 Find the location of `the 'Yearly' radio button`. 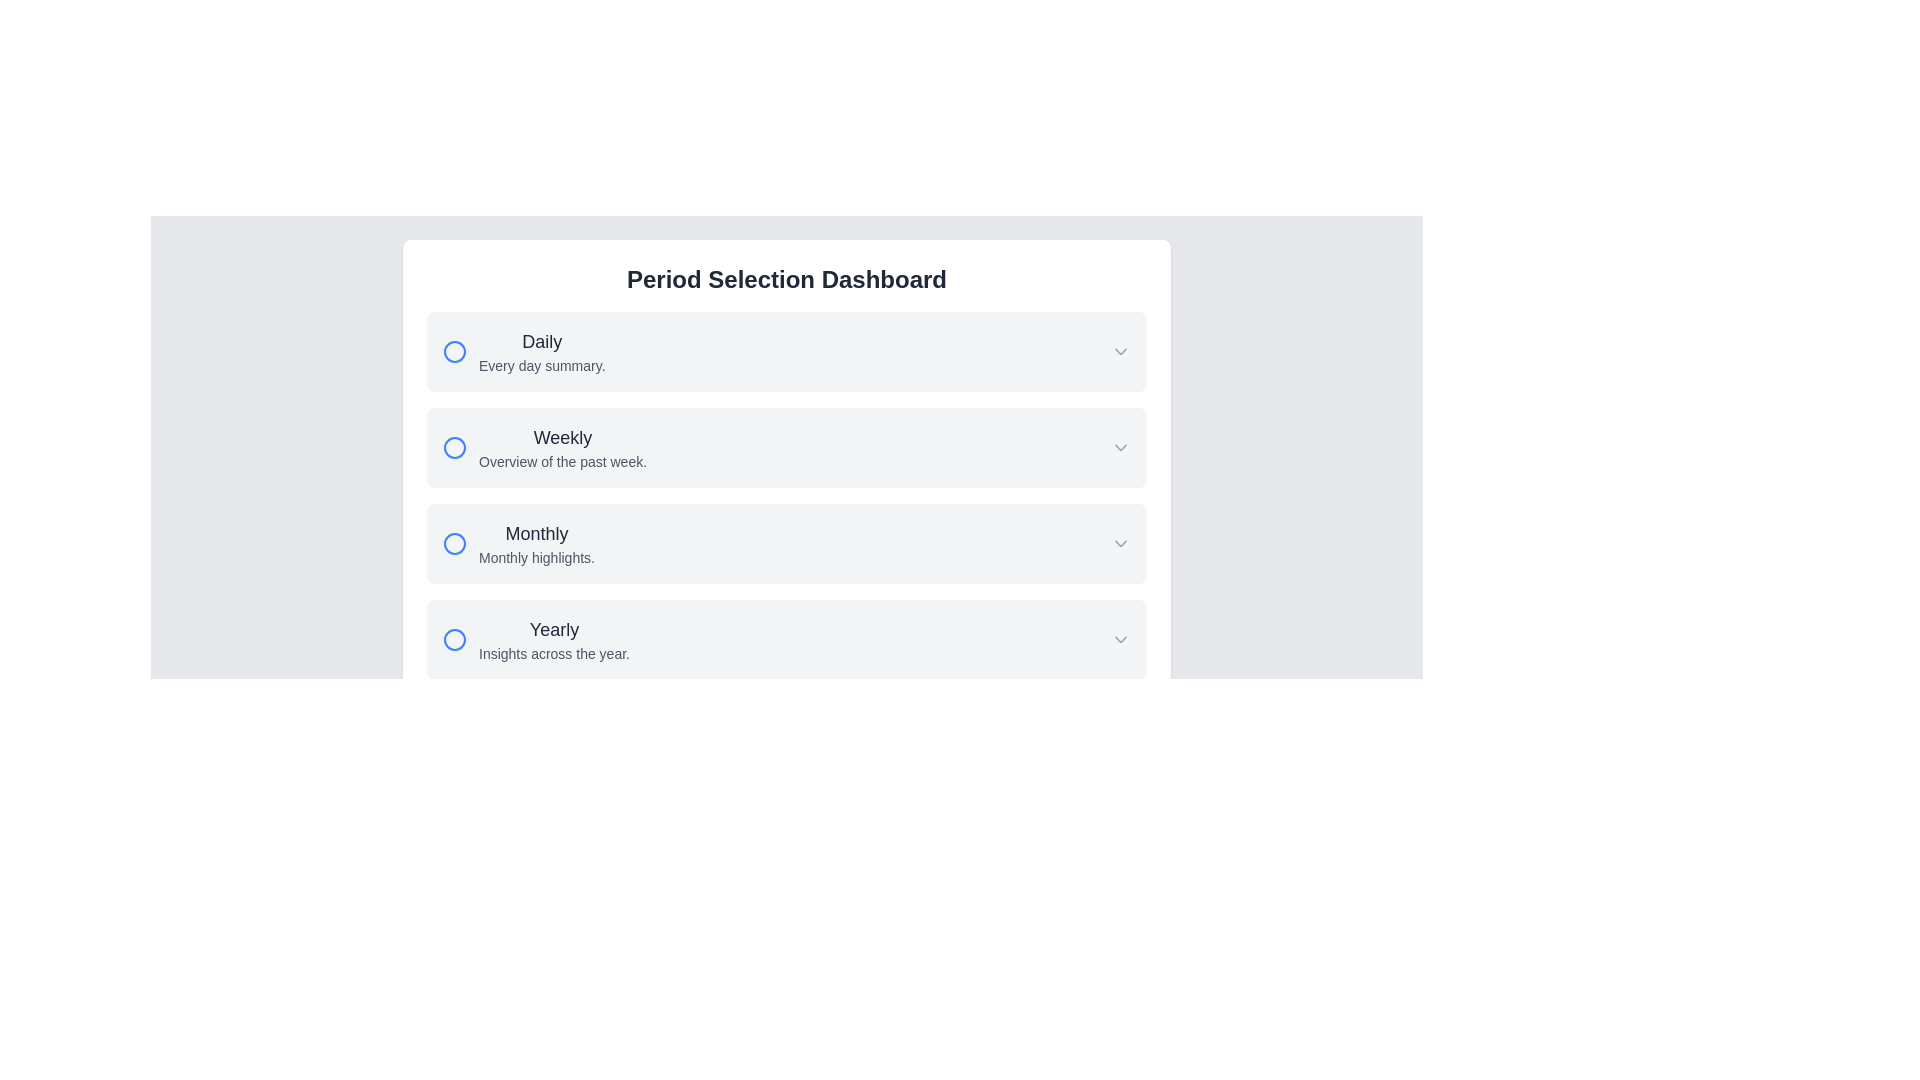

the 'Yearly' radio button is located at coordinates (454, 640).